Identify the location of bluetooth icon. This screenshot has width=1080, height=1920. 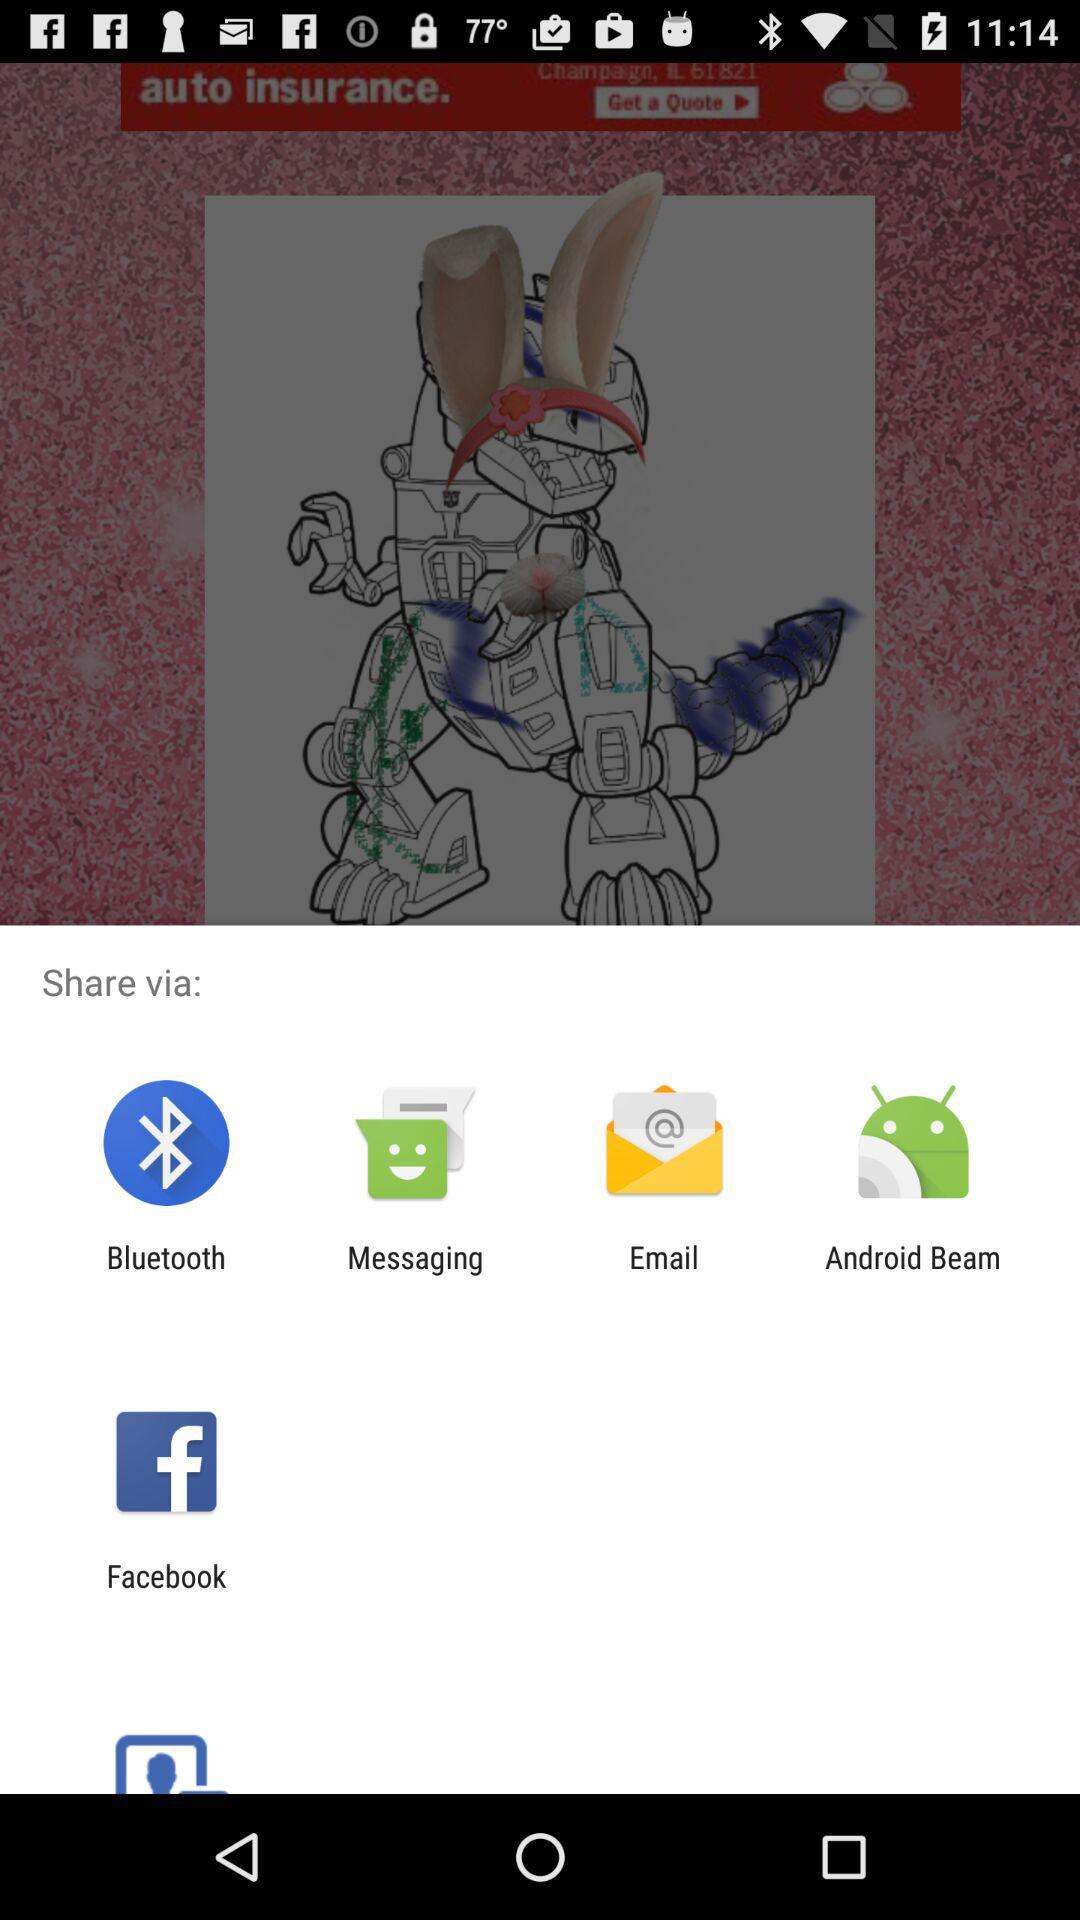
(165, 1274).